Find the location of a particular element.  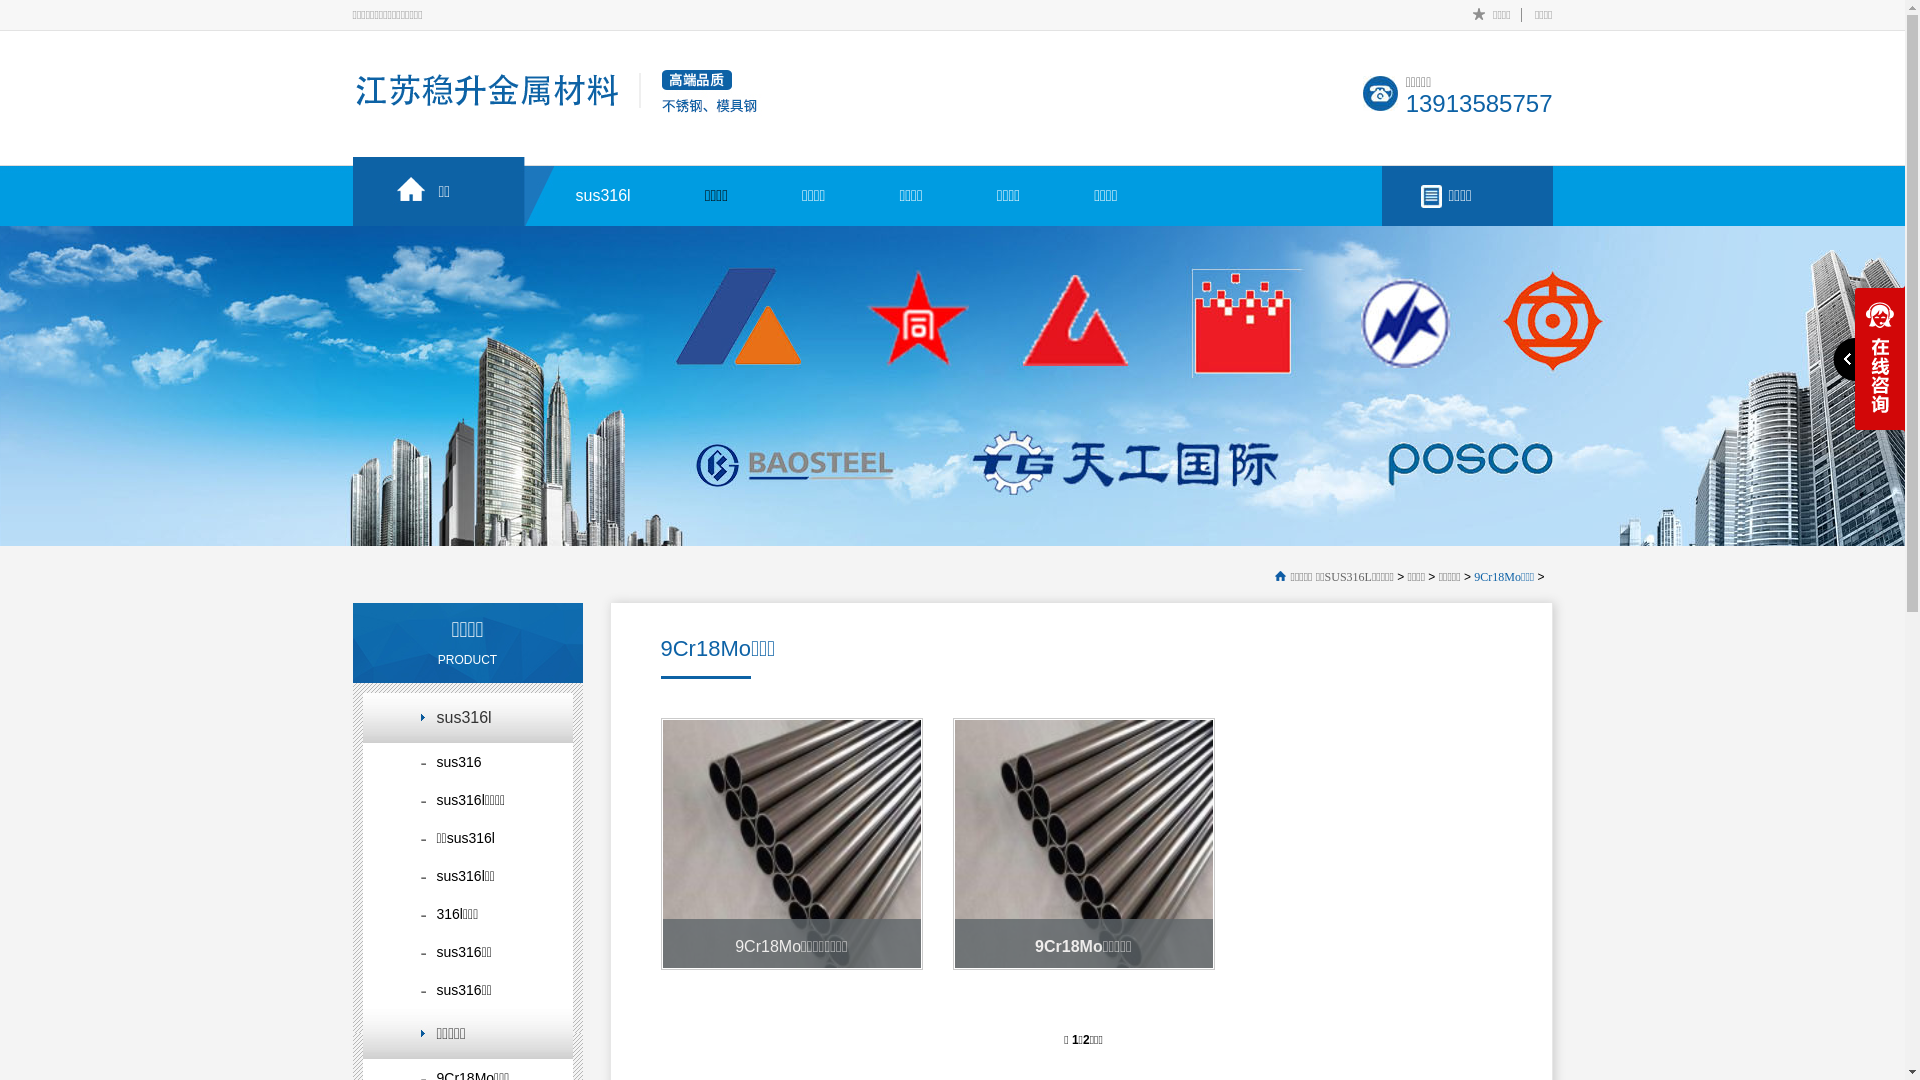

'sus316l' is located at coordinates (465, 716).